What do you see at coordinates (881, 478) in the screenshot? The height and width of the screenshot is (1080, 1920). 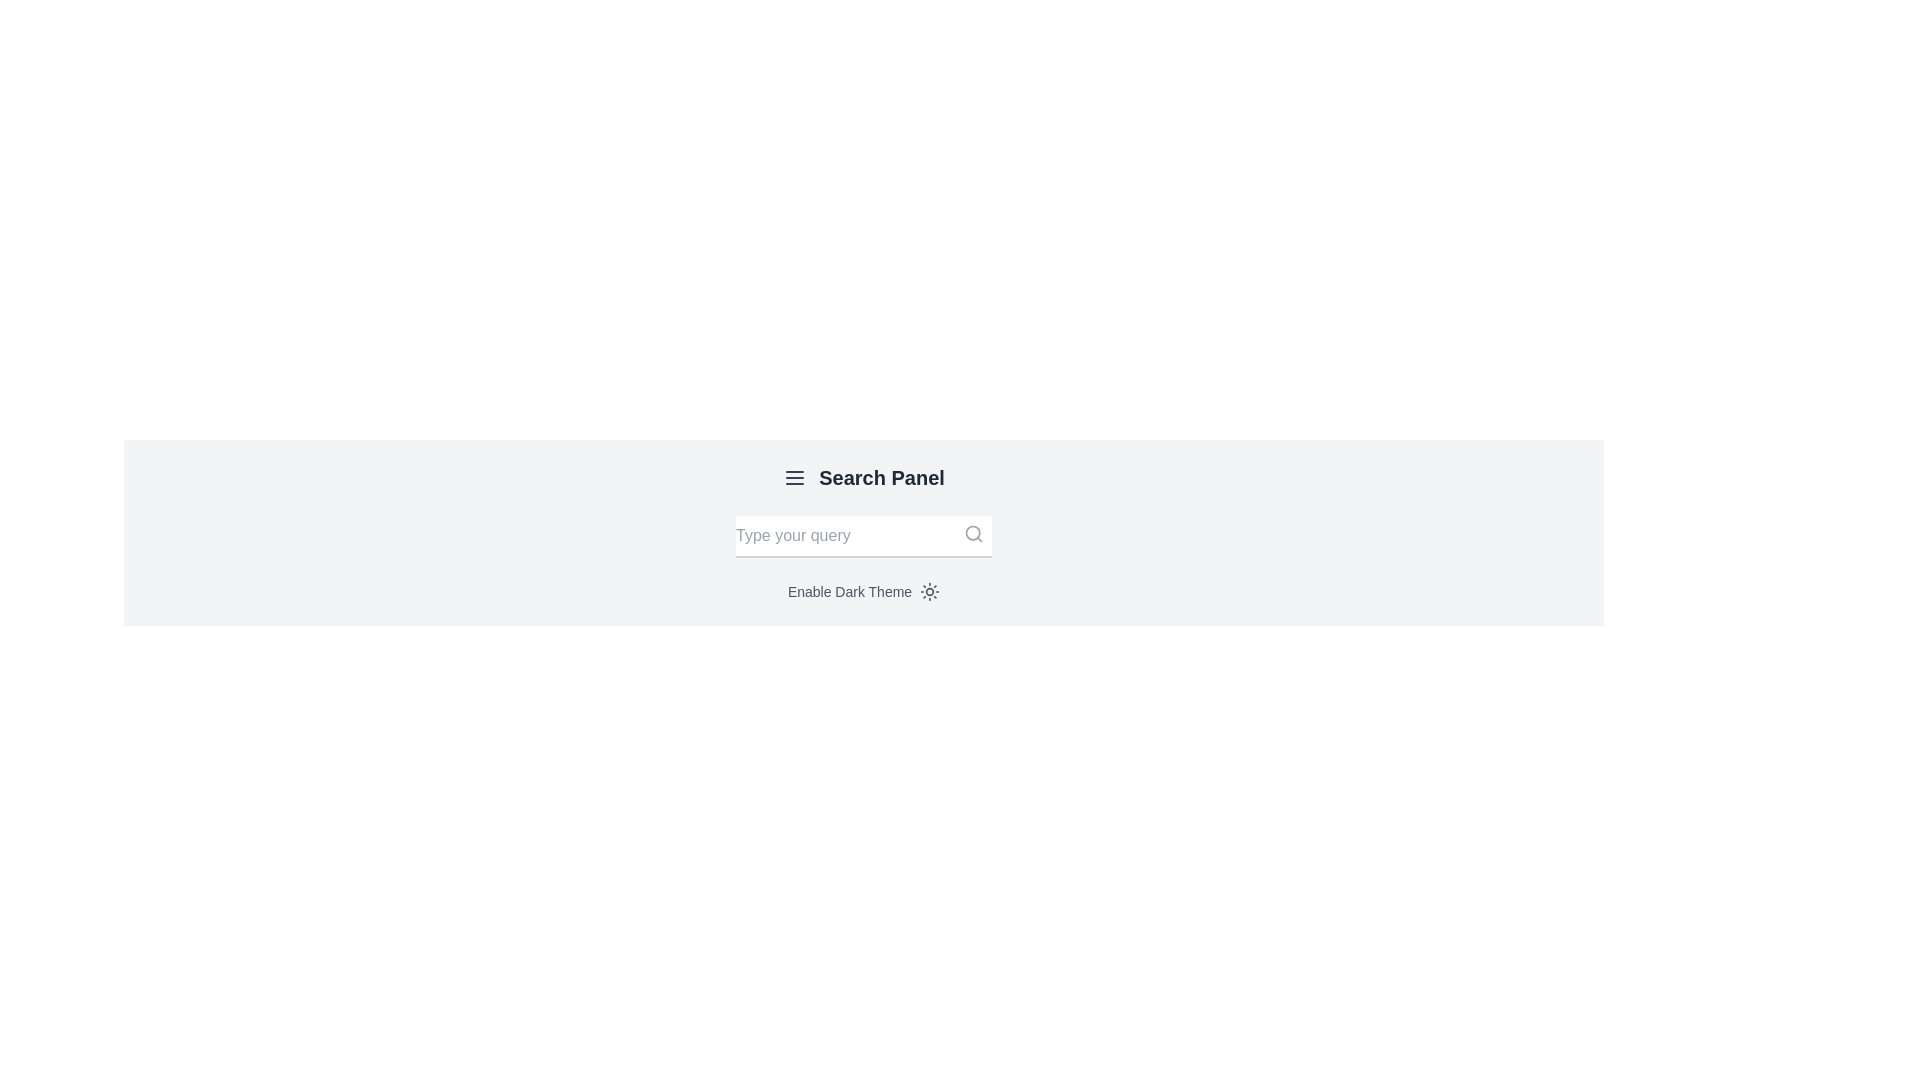 I see `the 'Search Panel' header text element, which is styled in bold and larger than typical body text` at bounding box center [881, 478].